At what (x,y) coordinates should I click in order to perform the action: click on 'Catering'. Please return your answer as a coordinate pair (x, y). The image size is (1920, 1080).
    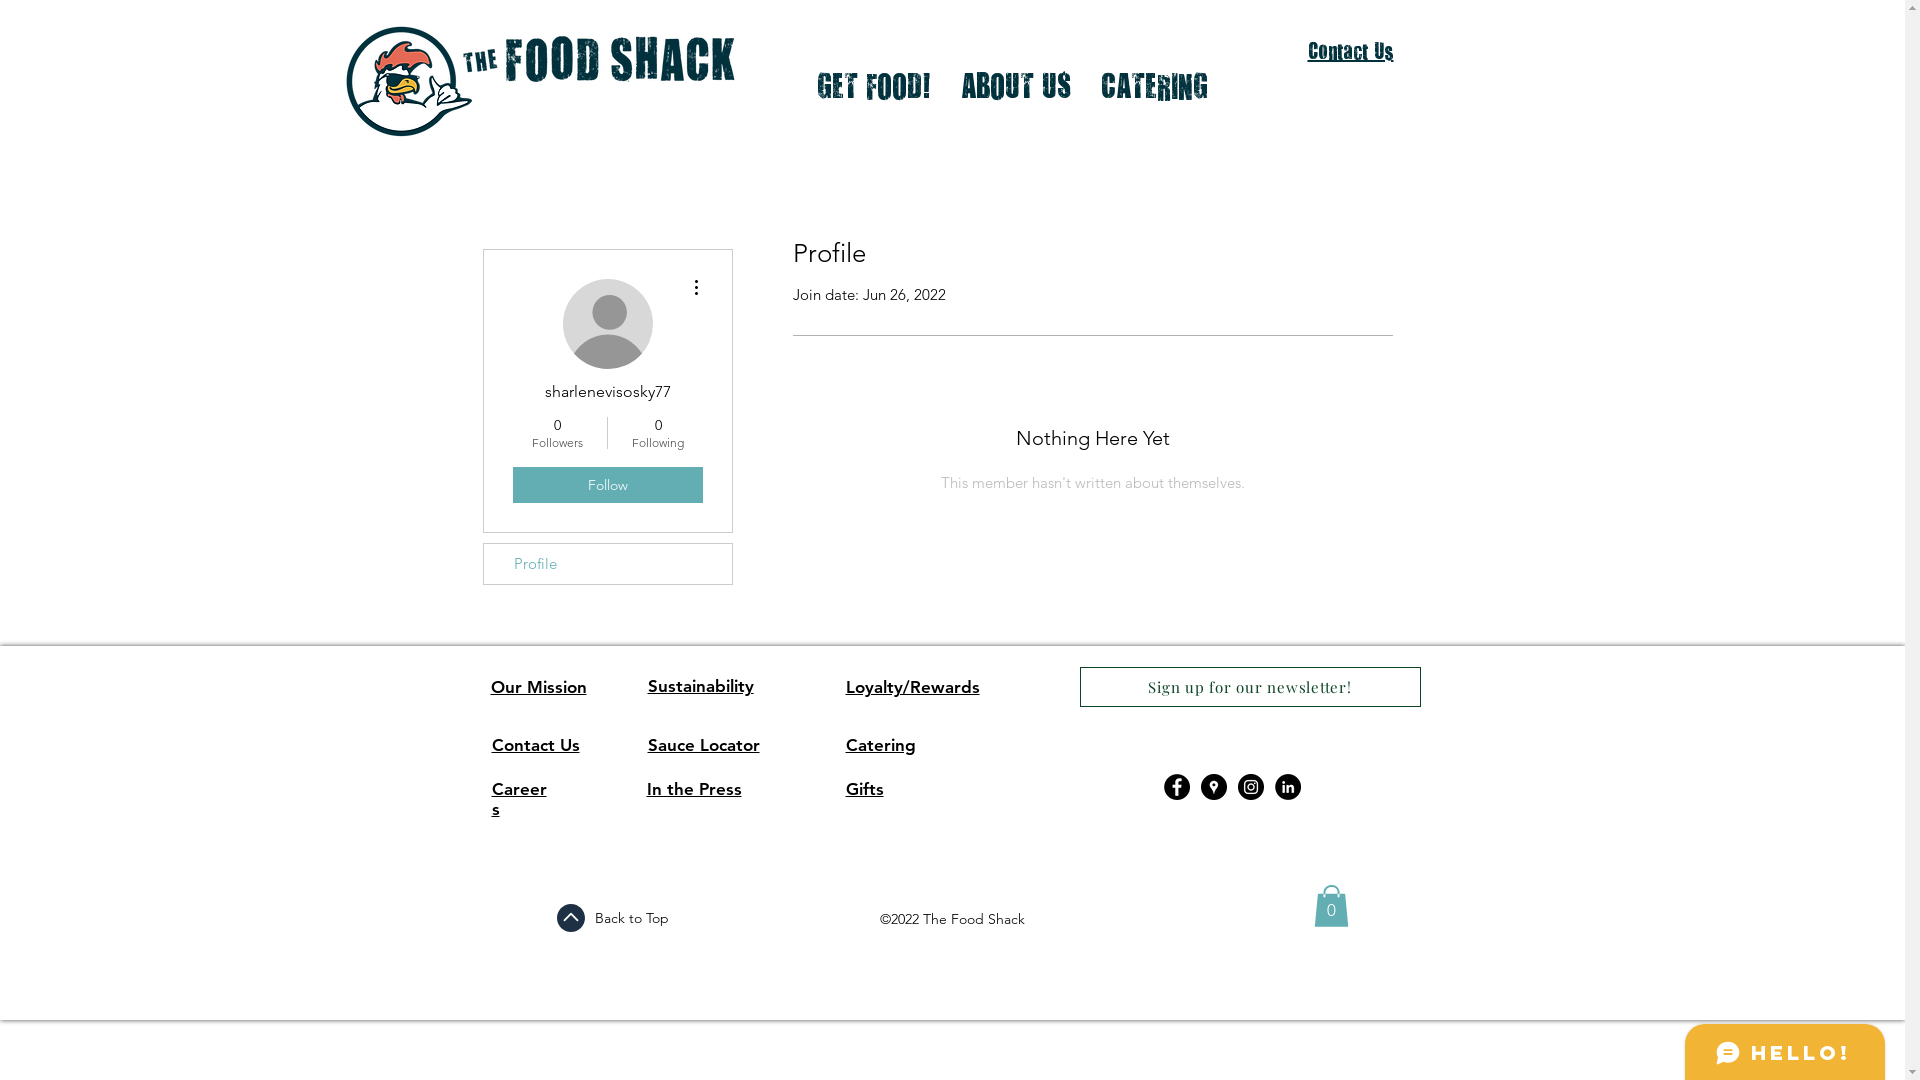
    Looking at the image, I should click on (845, 744).